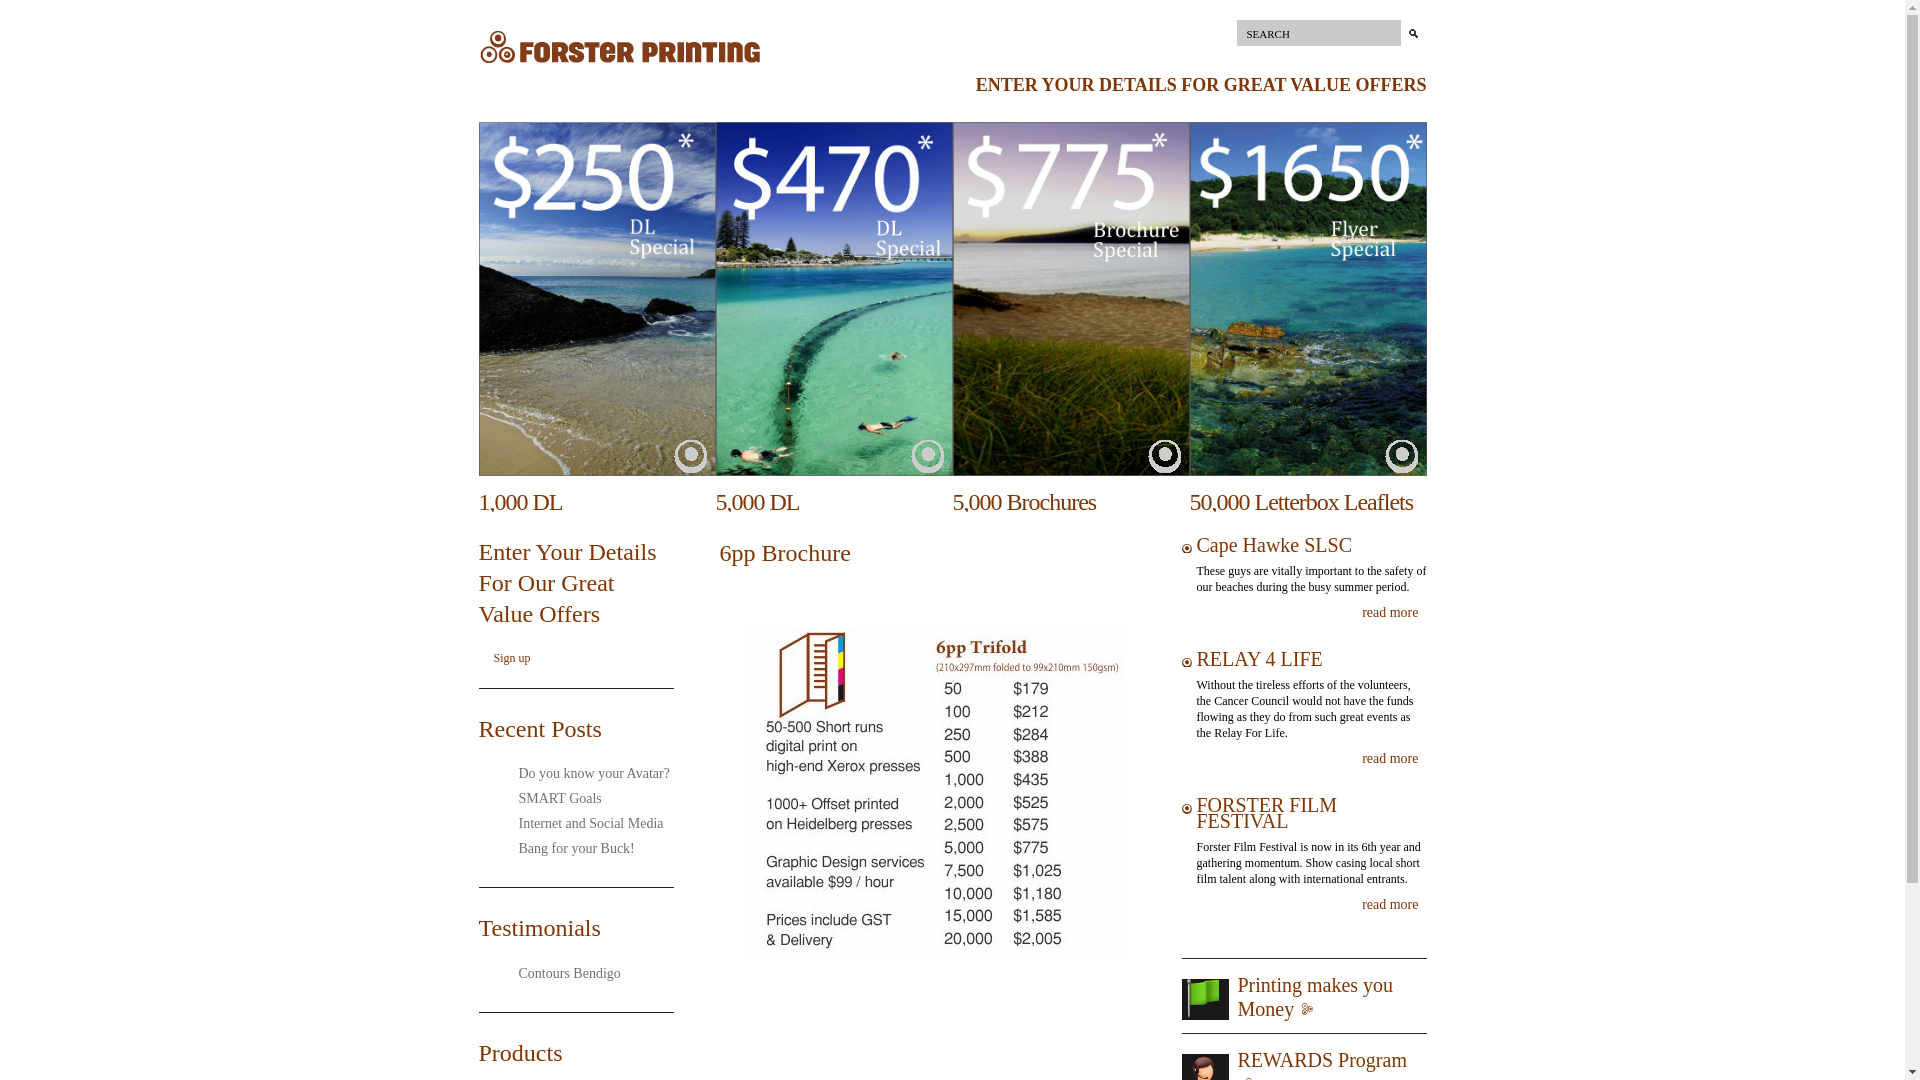  What do you see at coordinates (1200, 83) in the screenshot?
I see `'ENTER YOUR DETAILS FOR GREAT VALUE OFFERS'` at bounding box center [1200, 83].